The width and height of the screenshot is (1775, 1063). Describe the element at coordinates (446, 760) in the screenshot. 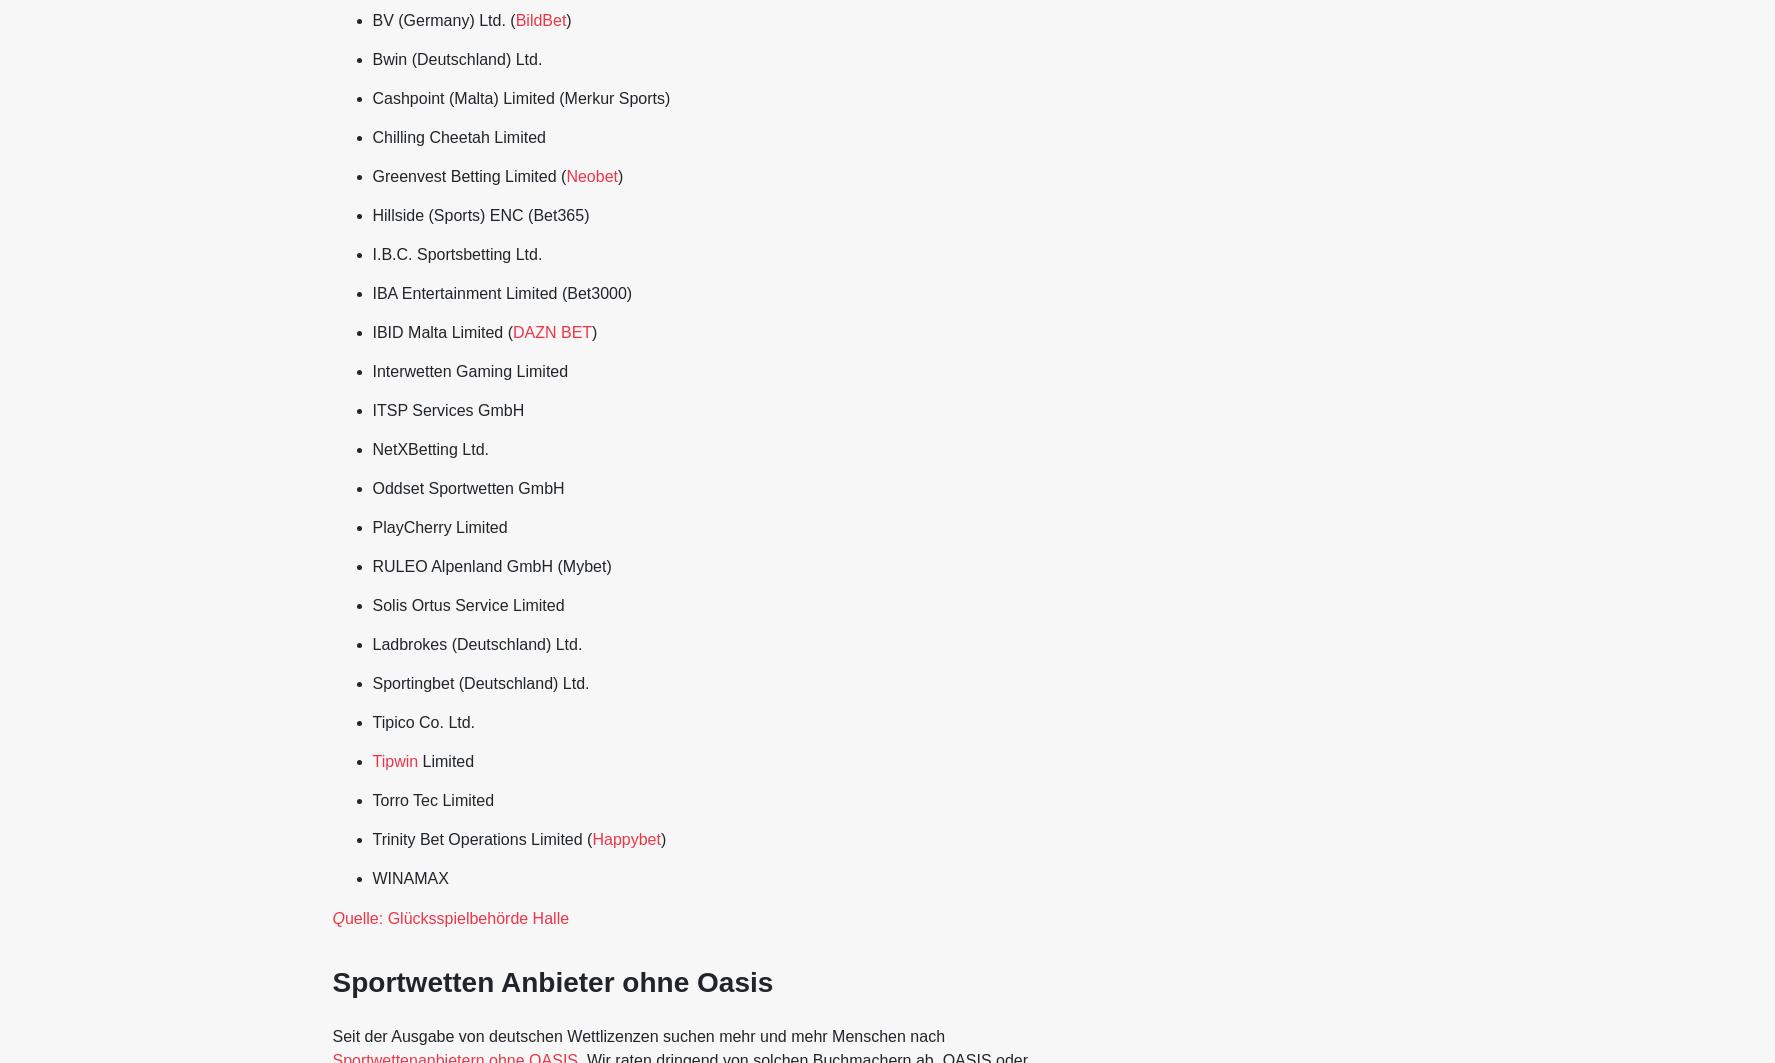

I see `'Limited'` at that location.